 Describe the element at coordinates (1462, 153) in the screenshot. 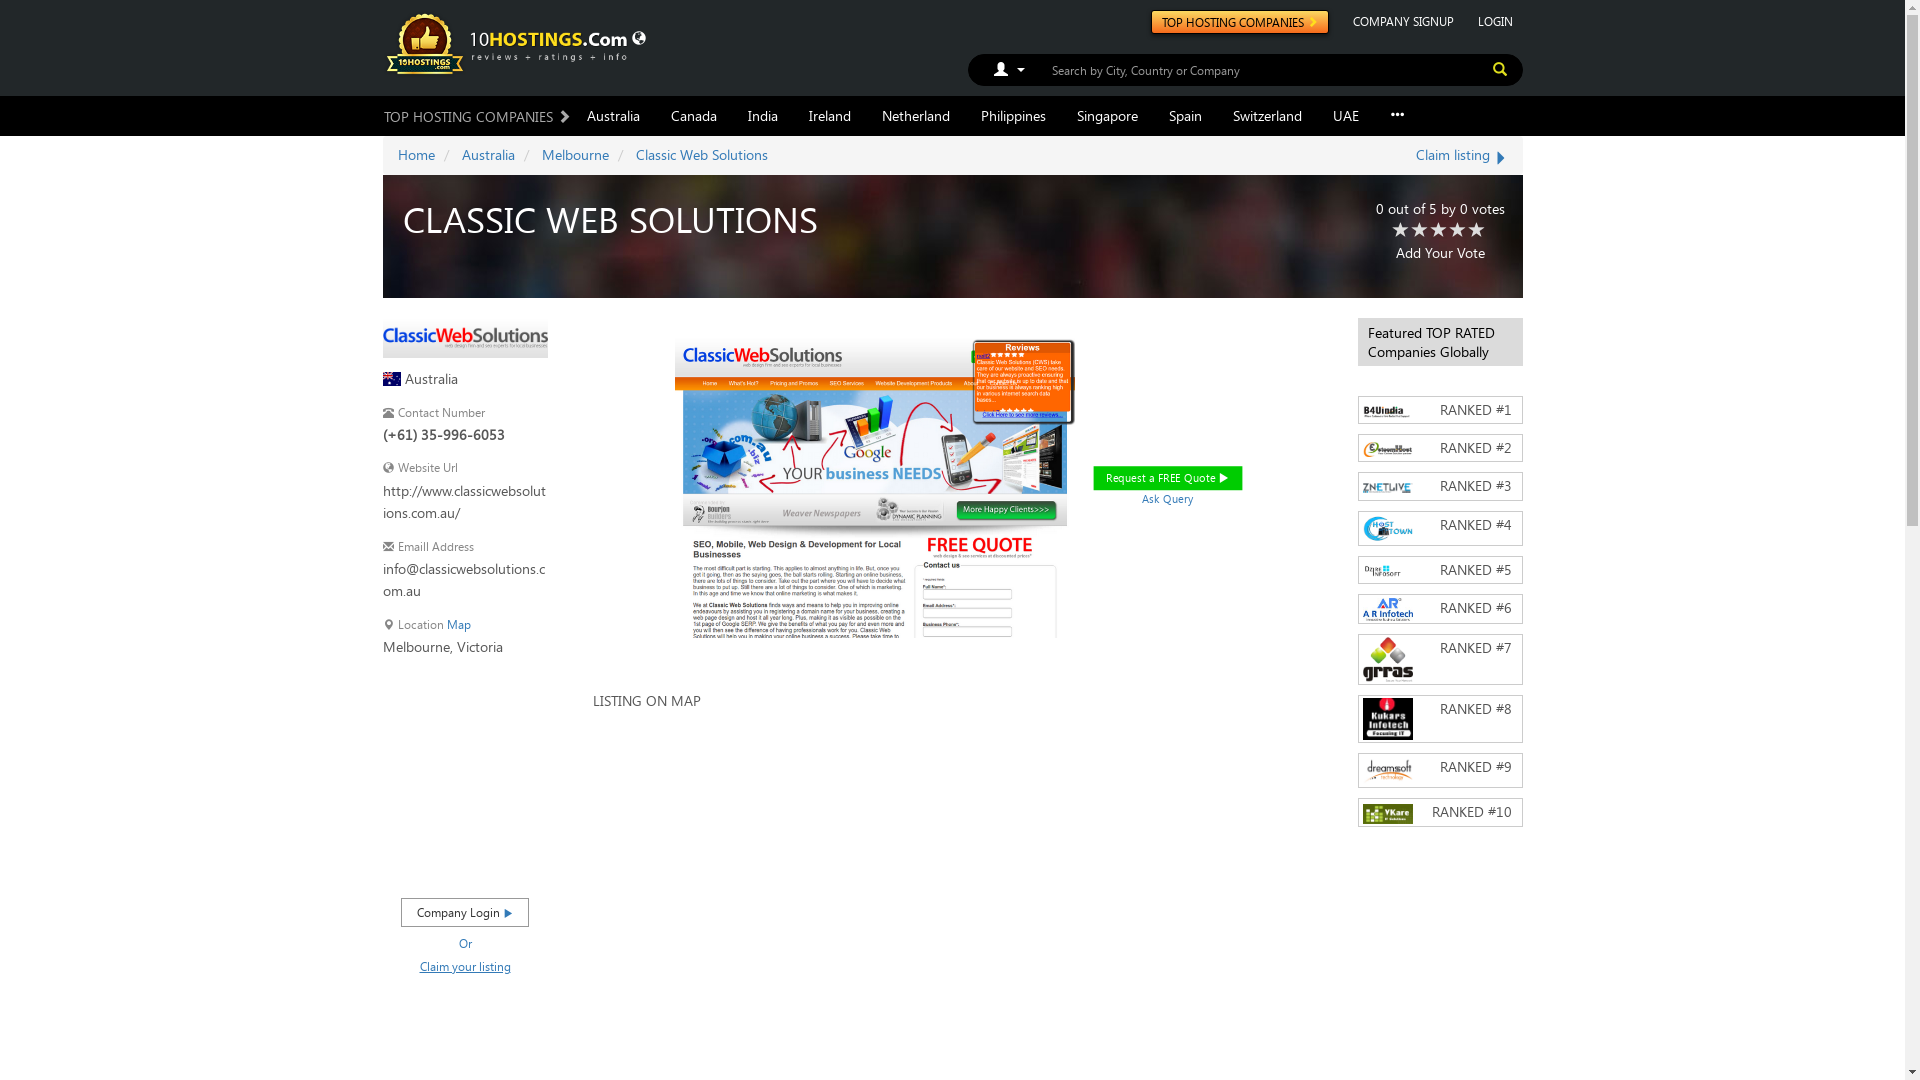

I see `'Claim listing'` at that location.